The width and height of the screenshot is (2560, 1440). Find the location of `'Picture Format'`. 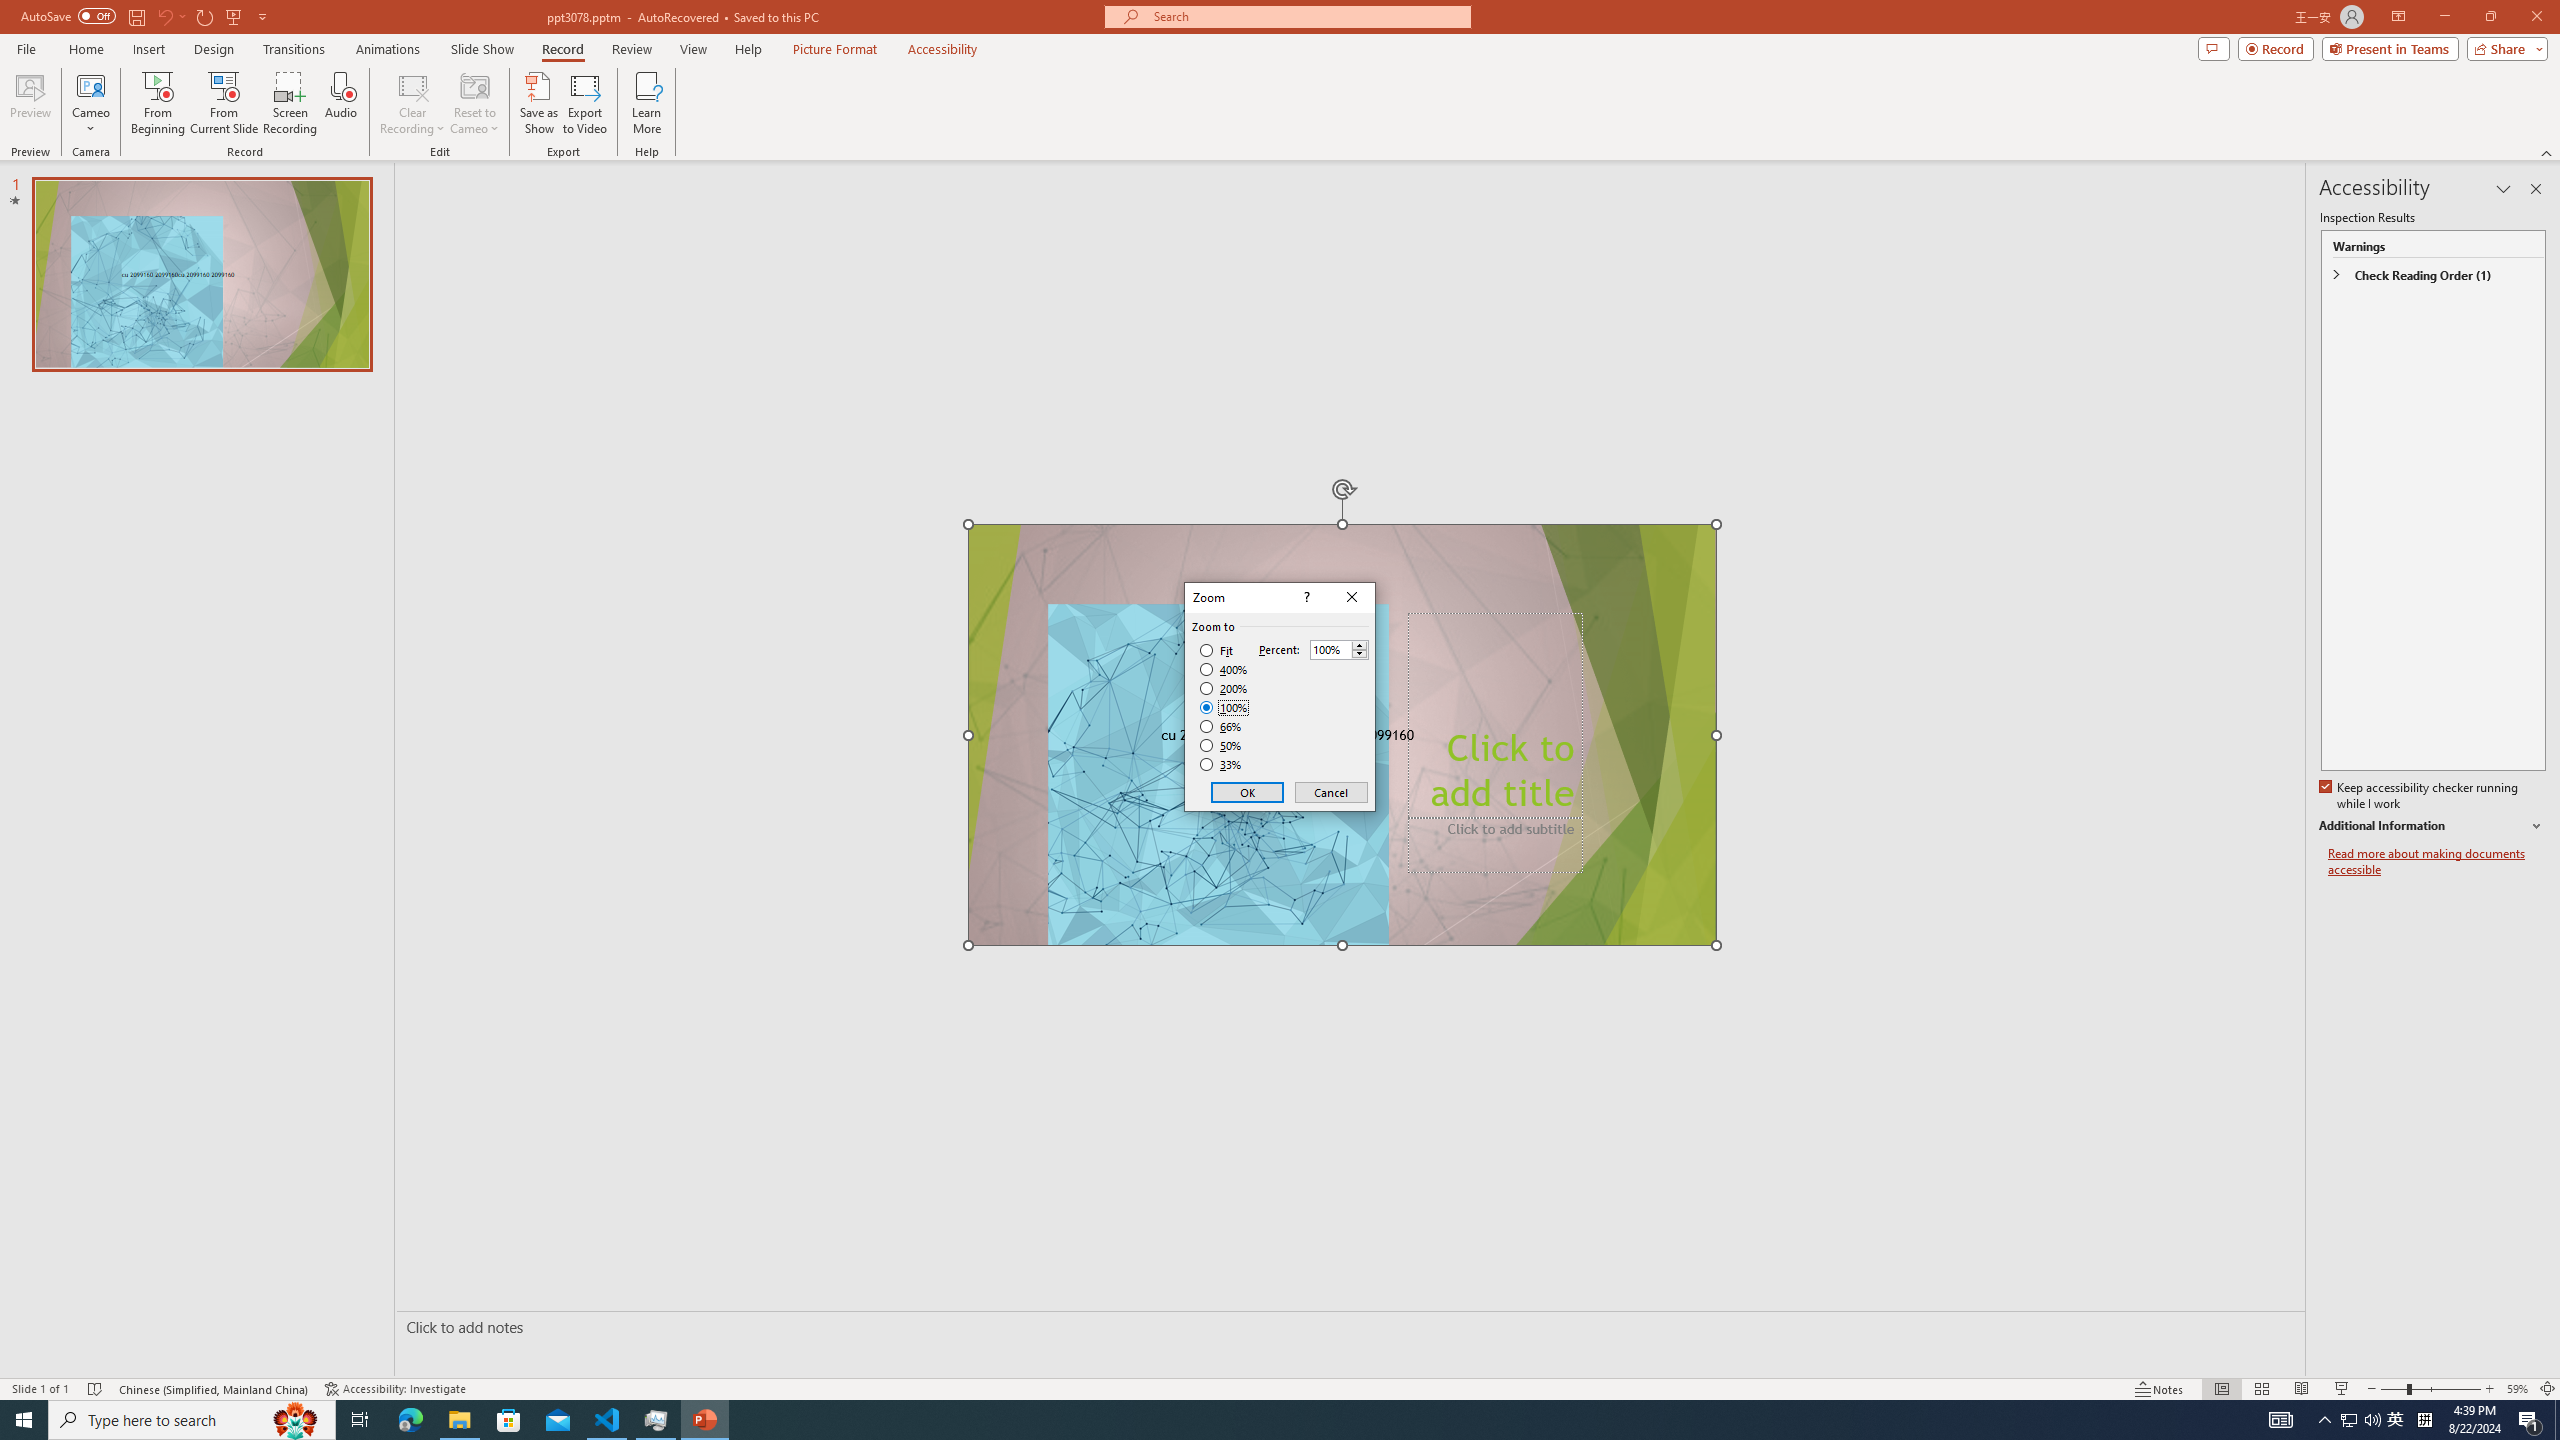

'Picture Format' is located at coordinates (835, 49).